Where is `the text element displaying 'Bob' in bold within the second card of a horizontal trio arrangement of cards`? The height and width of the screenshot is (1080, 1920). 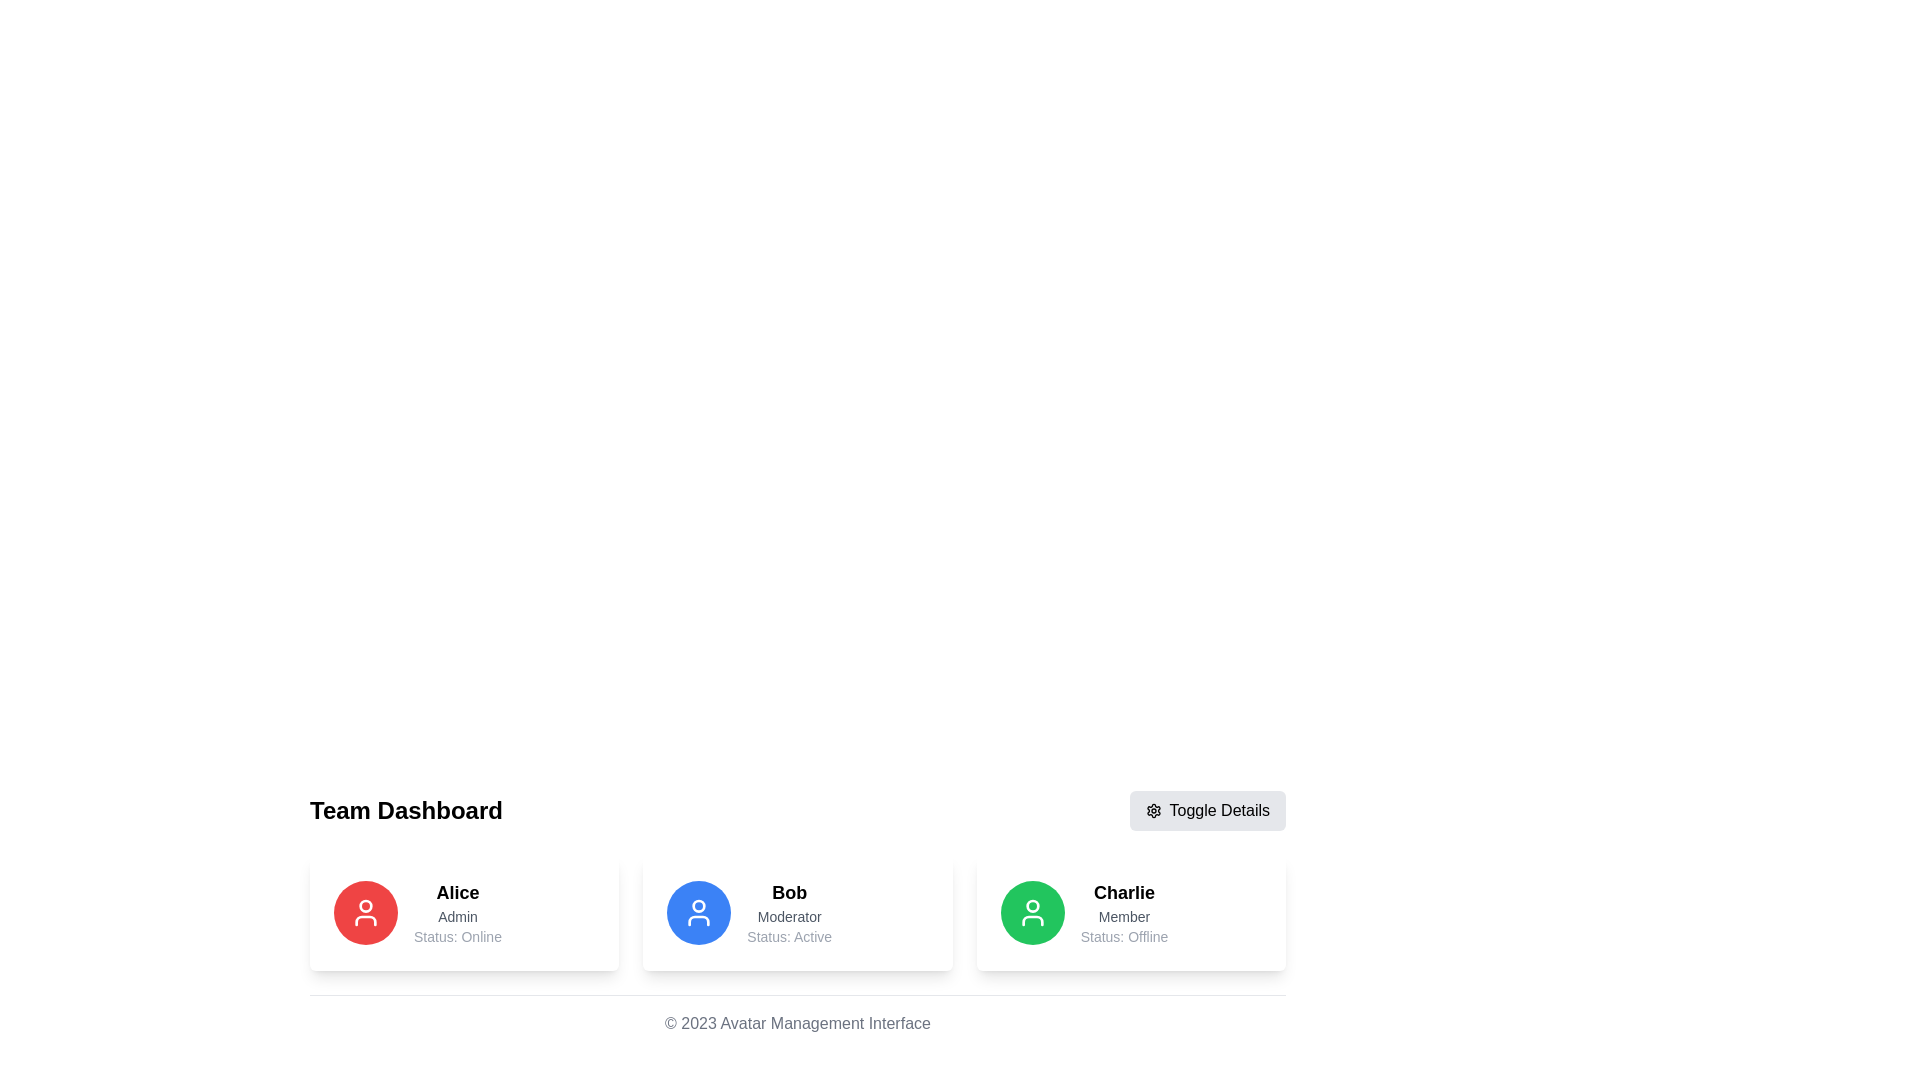
the text element displaying 'Bob' in bold within the second card of a horizontal trio arrangement of cards is located at coordinates (788, 892).